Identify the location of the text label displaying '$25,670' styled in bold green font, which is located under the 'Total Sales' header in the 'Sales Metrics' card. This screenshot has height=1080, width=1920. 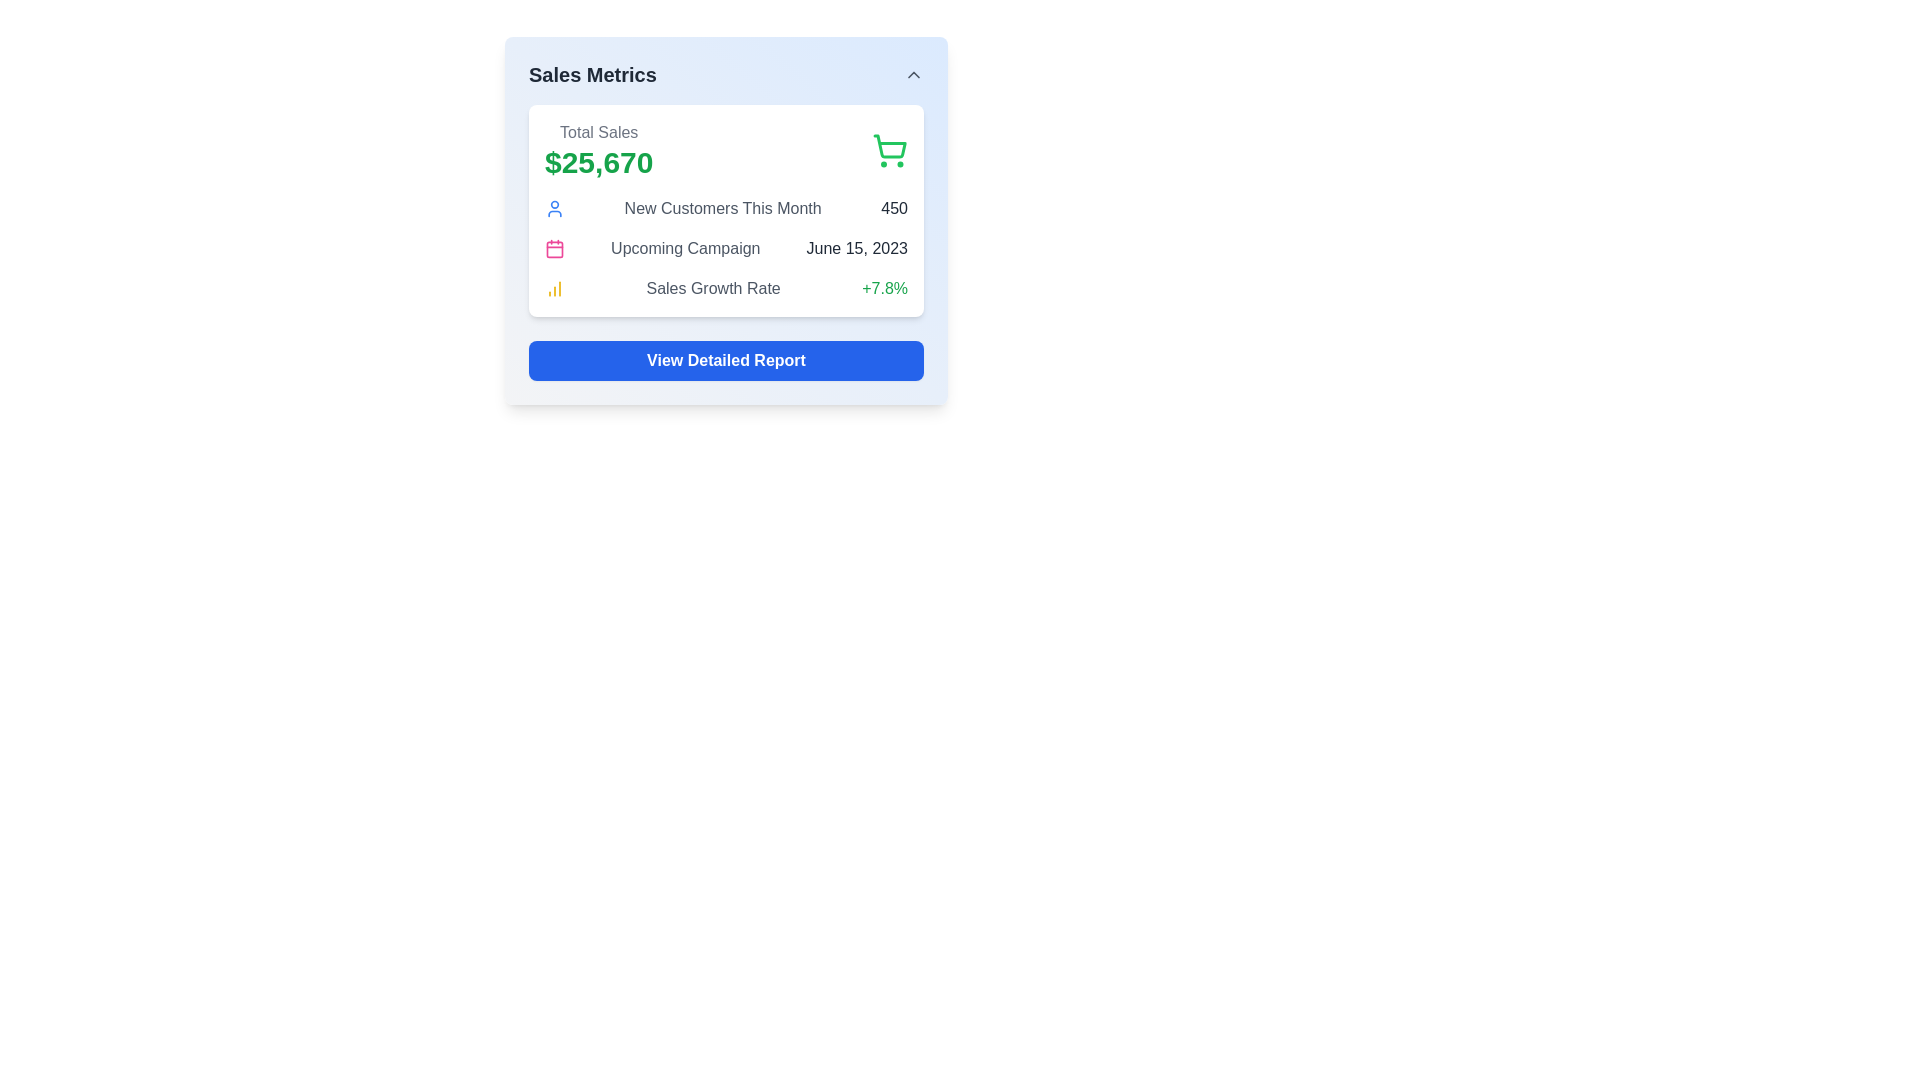
(598, 161).